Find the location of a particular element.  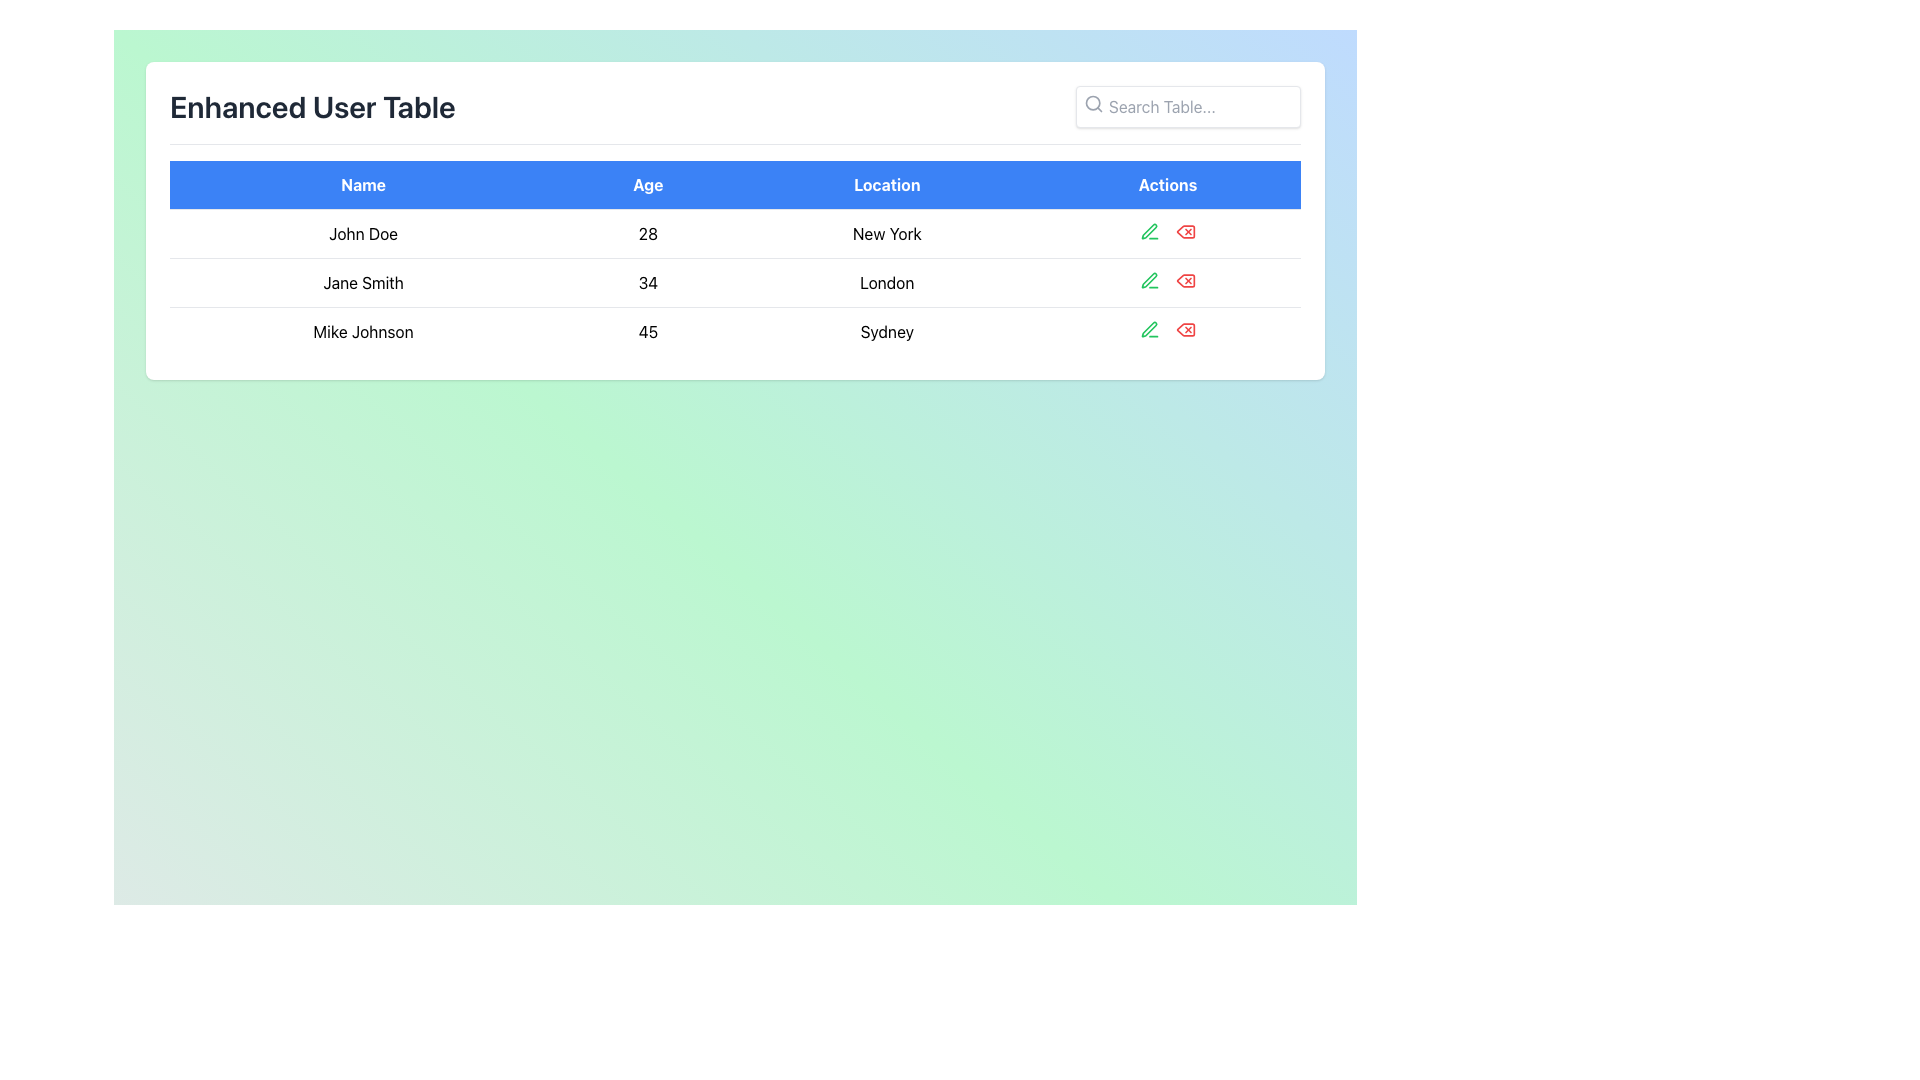

the control group for user 'Mike Johnson' located in the 'Actions' column of the third row from the top is located at coordinates (1167, 329).